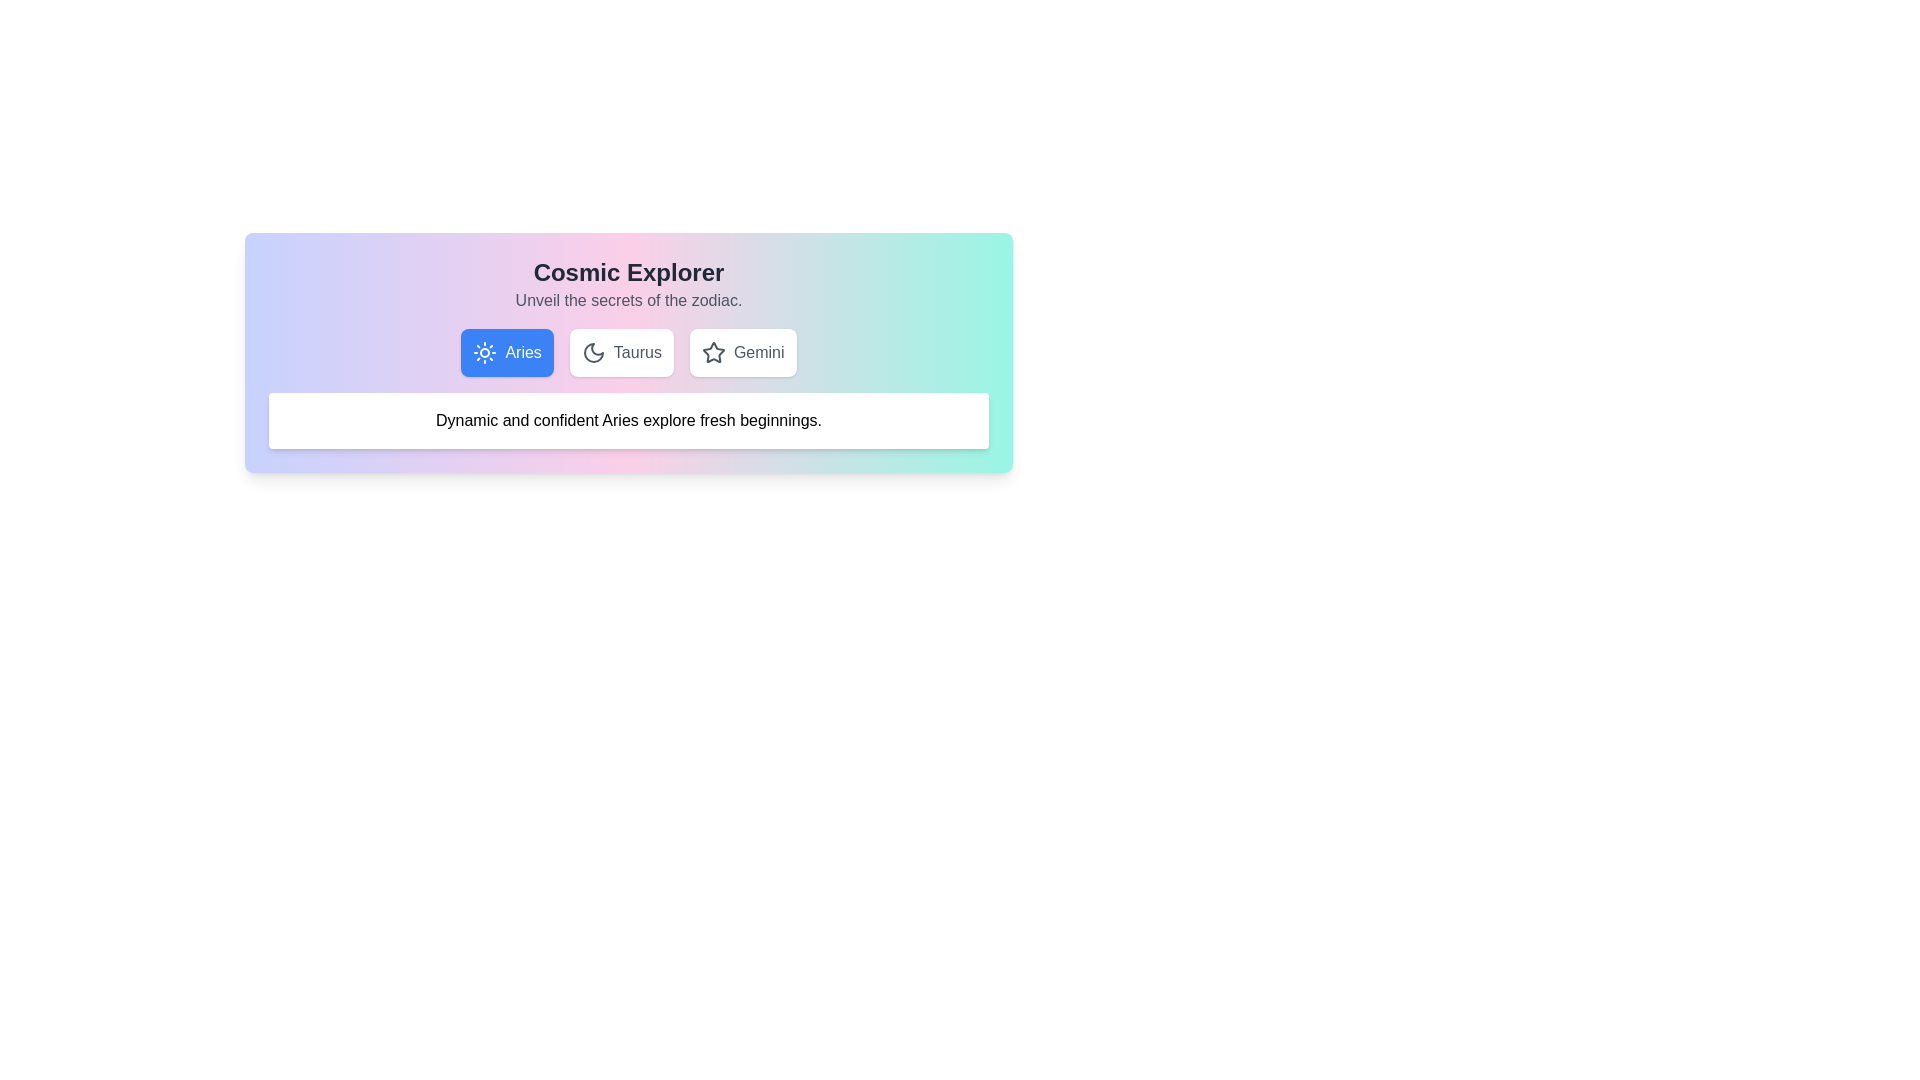 The height and width of the screenshot is (1080, 1920). I want to click on the Taurus tab to switch the active tab, so click(620, 352).